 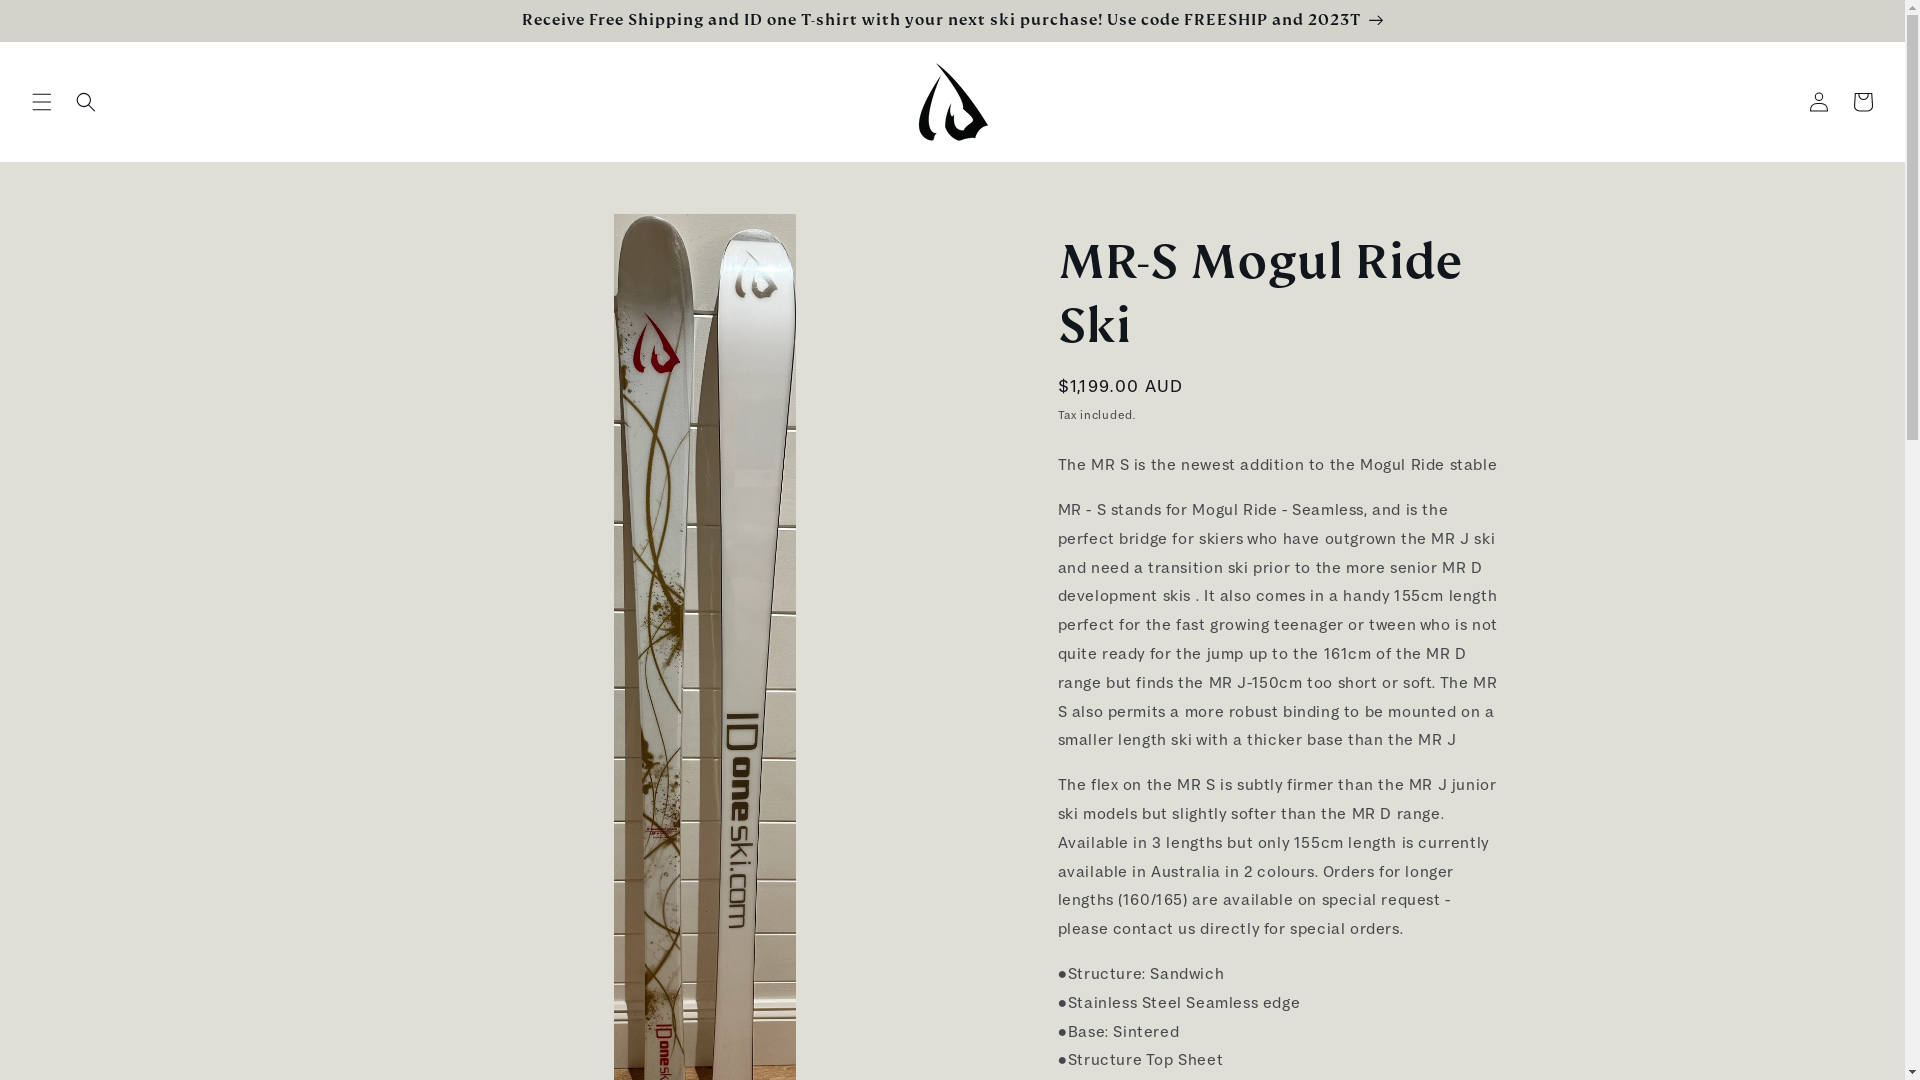 I want to click on 'Cart', so click(x=1861, y=101).